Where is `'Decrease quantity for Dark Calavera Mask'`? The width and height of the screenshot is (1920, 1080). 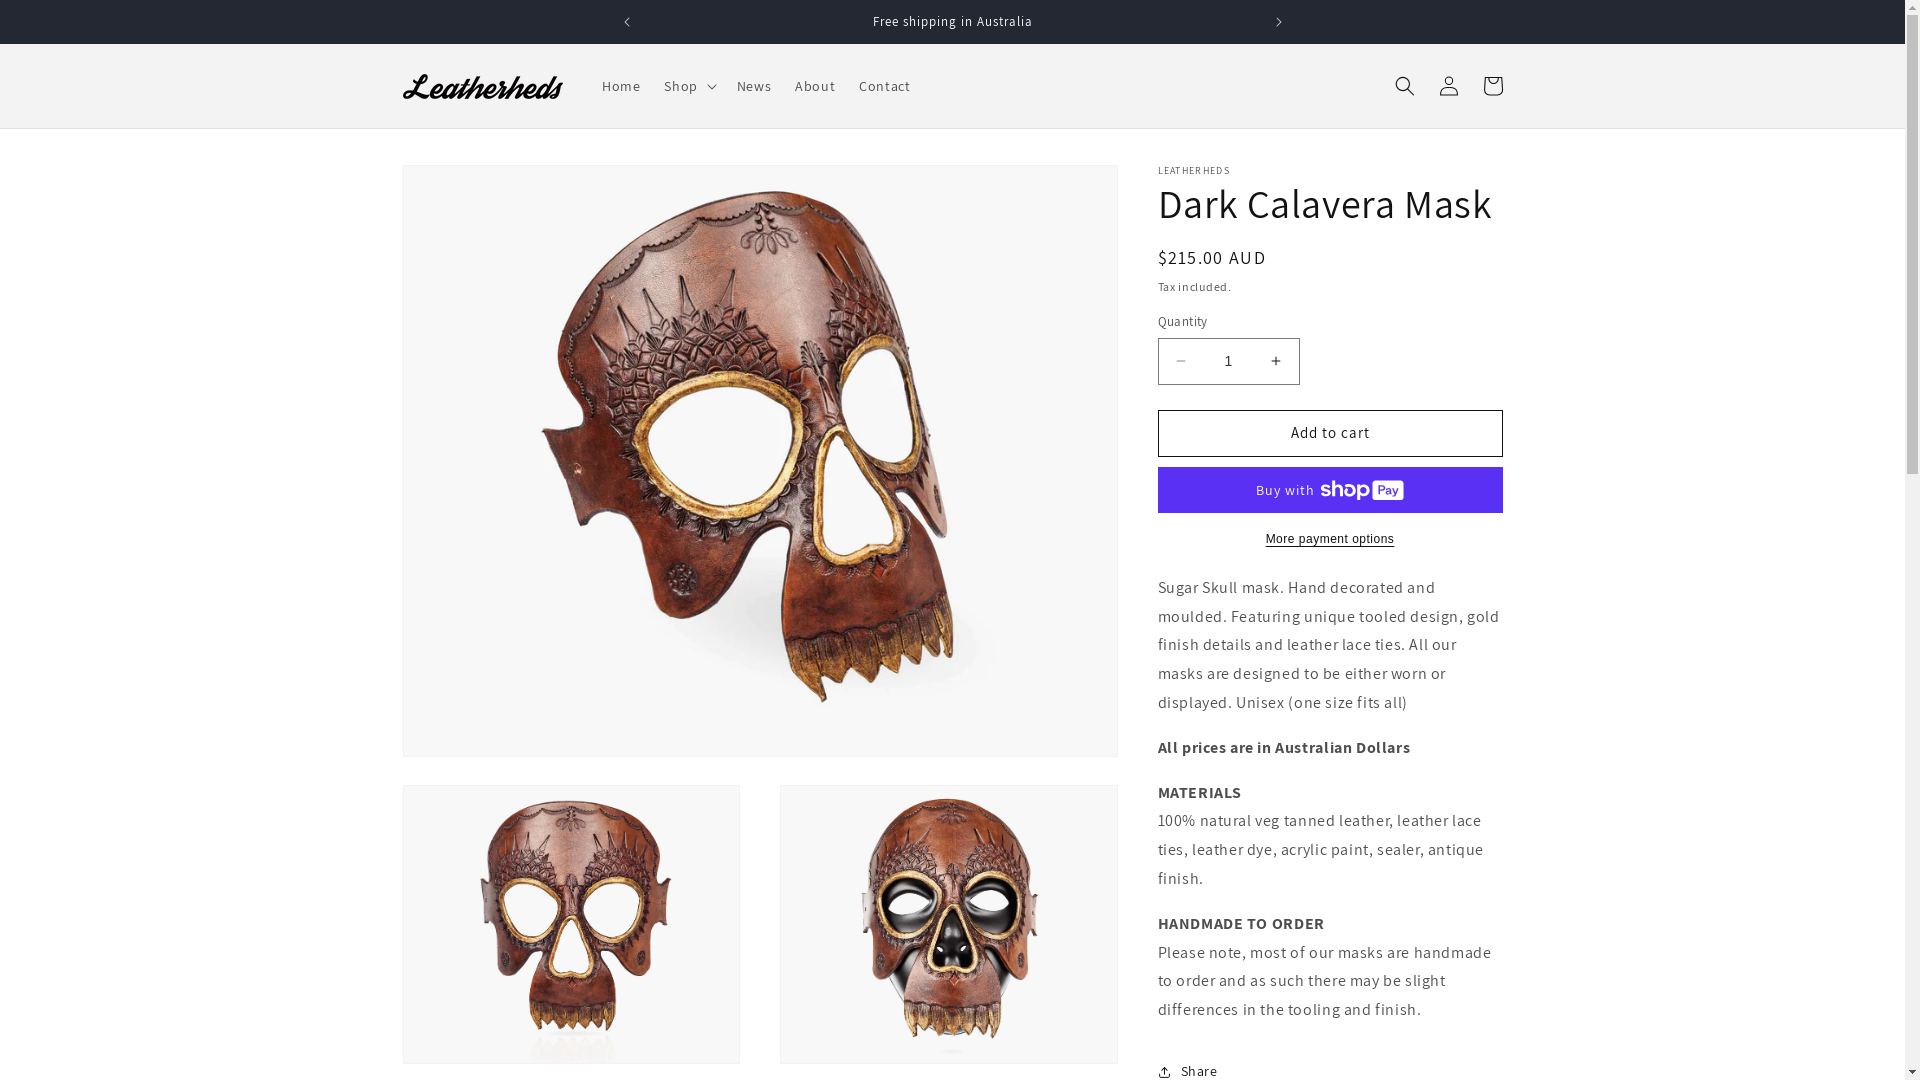 'Decrease quantity for Dark Calavera Mask' is located at coordinates (1180, 361).